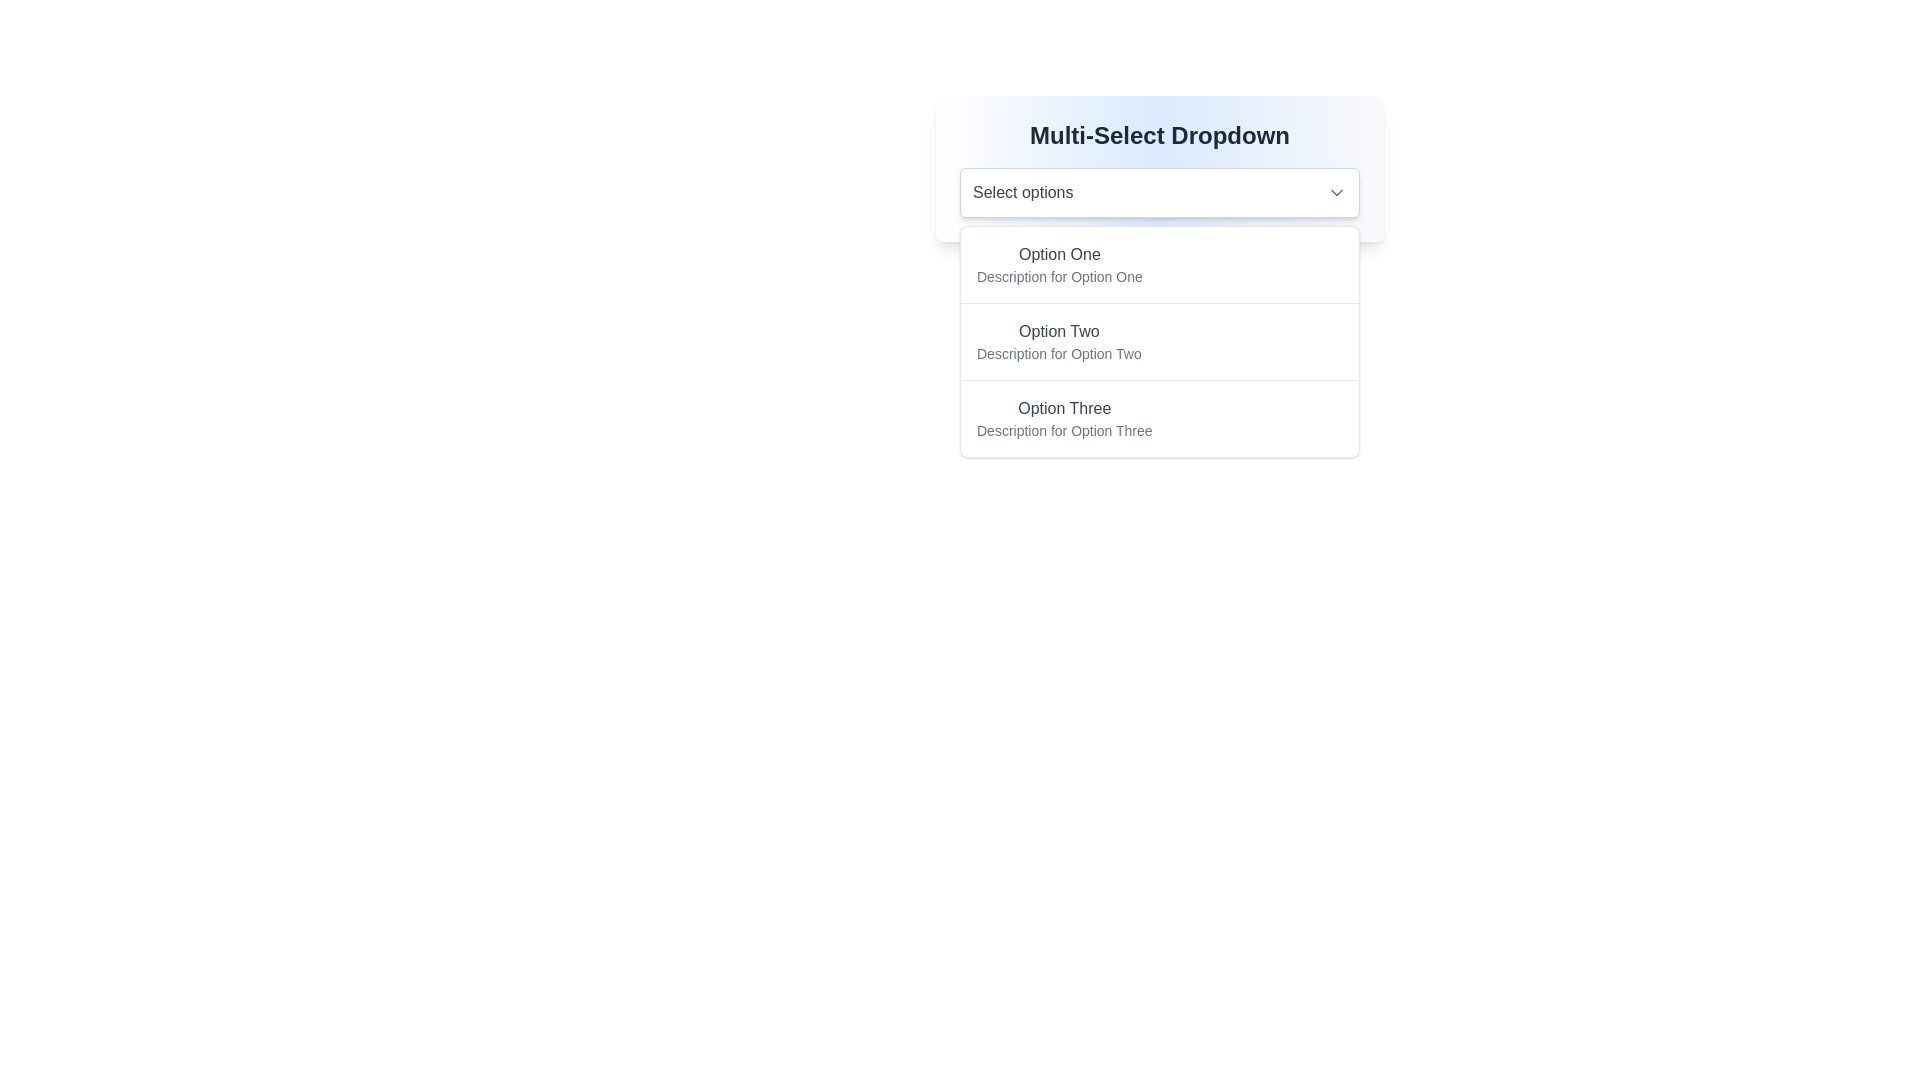 Image resolution: width=1920 pixels, height=1080 pixels. Describe the element at coordinates (1058, 253) in the screenshot. I see `the Text Label that identifies the first selectable option in the dropdown list, located directly below the 'Select options' input field` at that location.